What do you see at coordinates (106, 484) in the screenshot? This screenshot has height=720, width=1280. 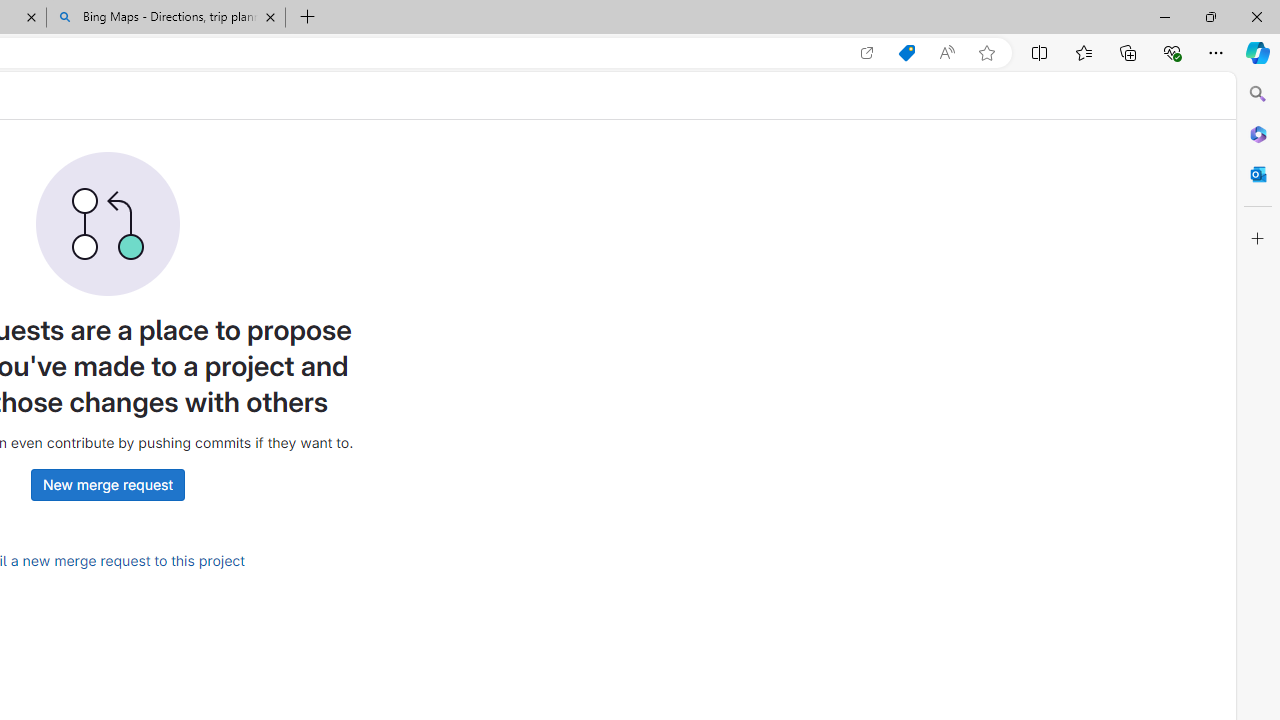 I see `'New merge request'` at bounding box center [106, 484].